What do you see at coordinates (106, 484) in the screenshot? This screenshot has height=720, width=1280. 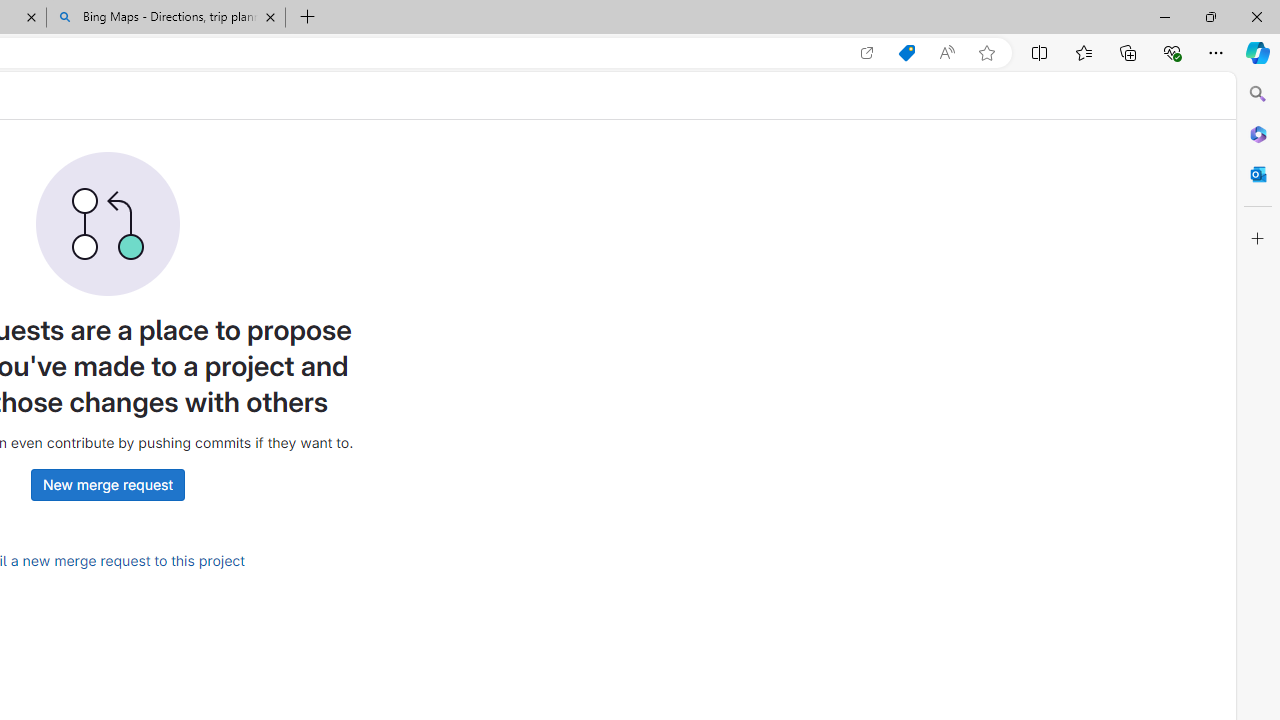 I see `'New merge request'` at bounding box center [106, 484].